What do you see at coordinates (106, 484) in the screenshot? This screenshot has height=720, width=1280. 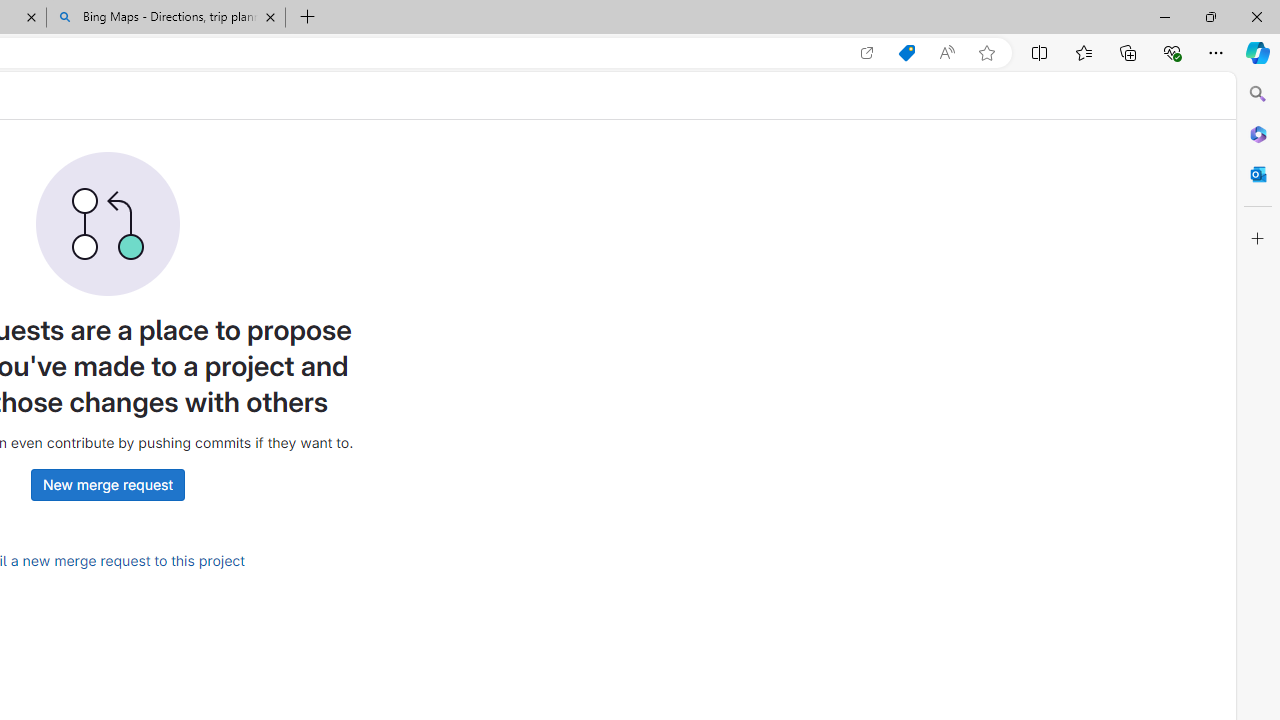 I see `'New merge request'` at bounding box center [106, 484].